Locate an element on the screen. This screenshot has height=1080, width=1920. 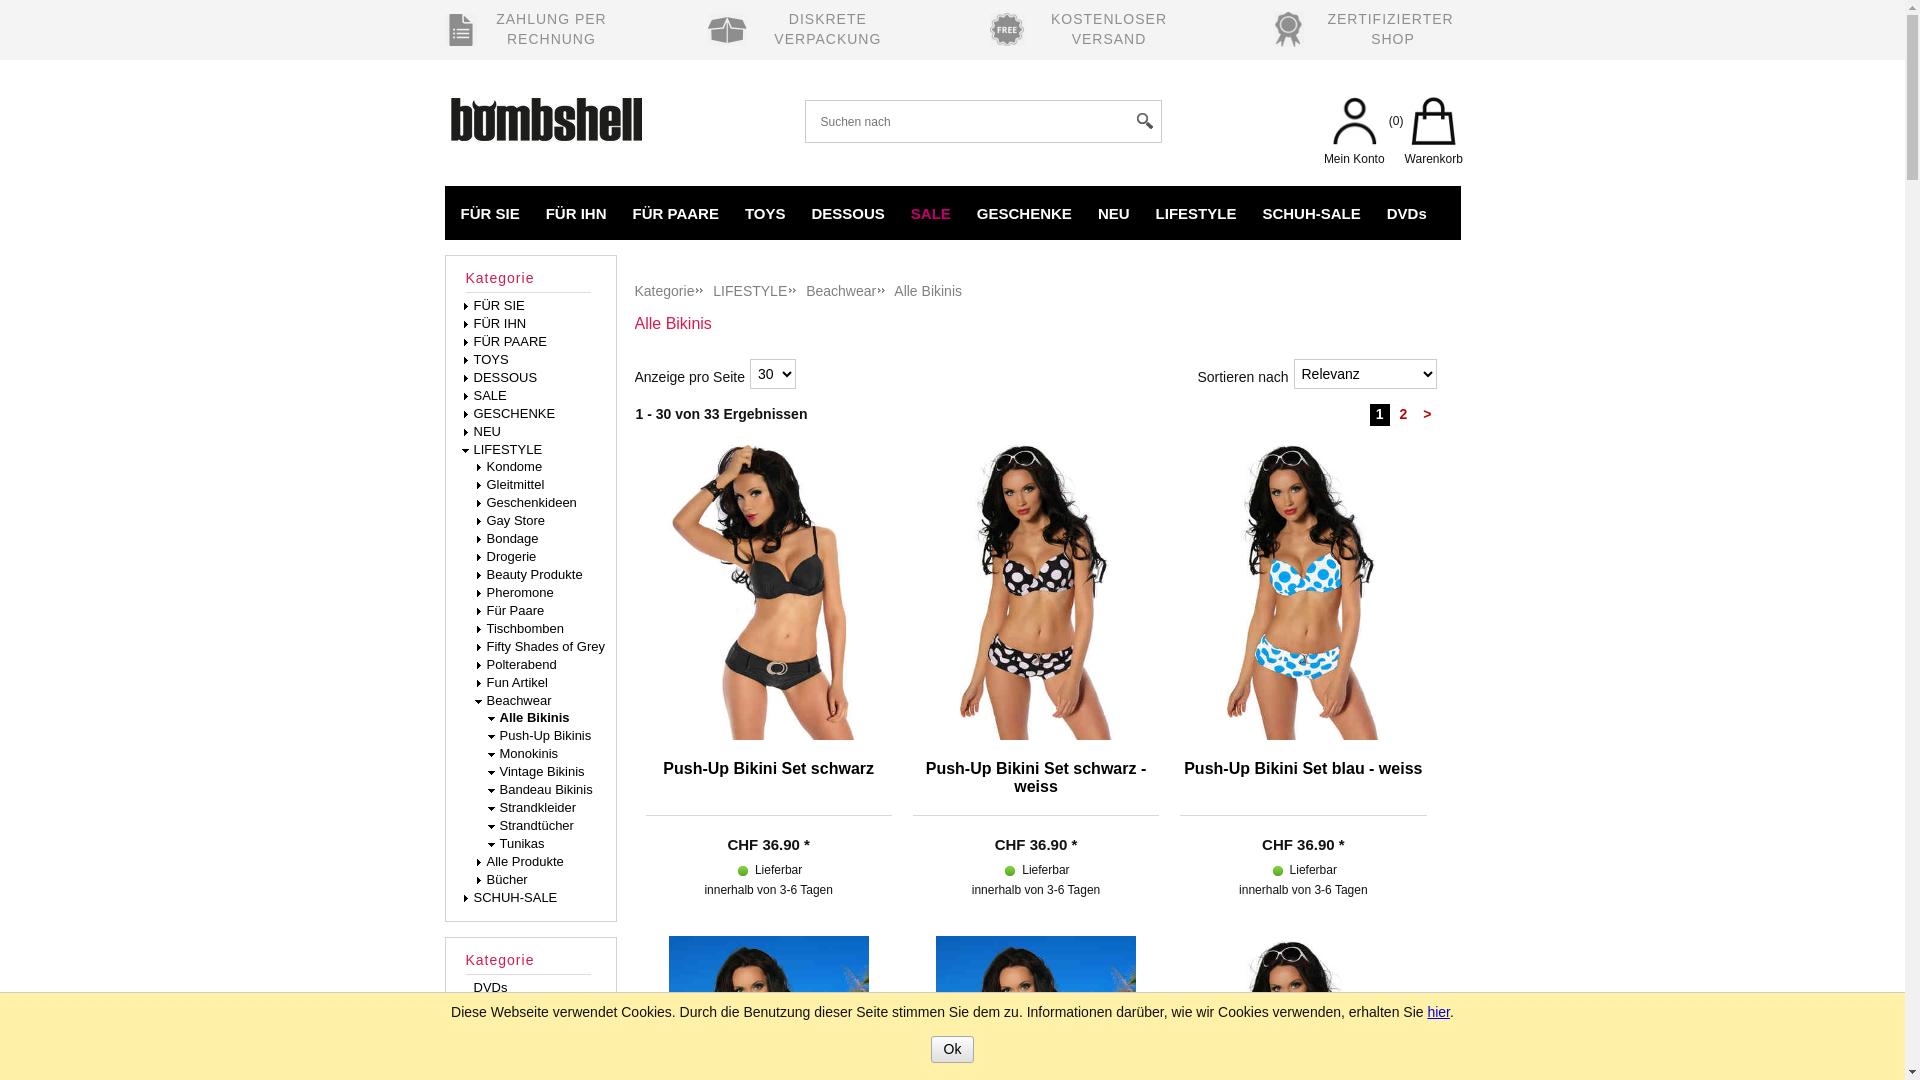
' Gay Store' is located at coordinates (516, 519).